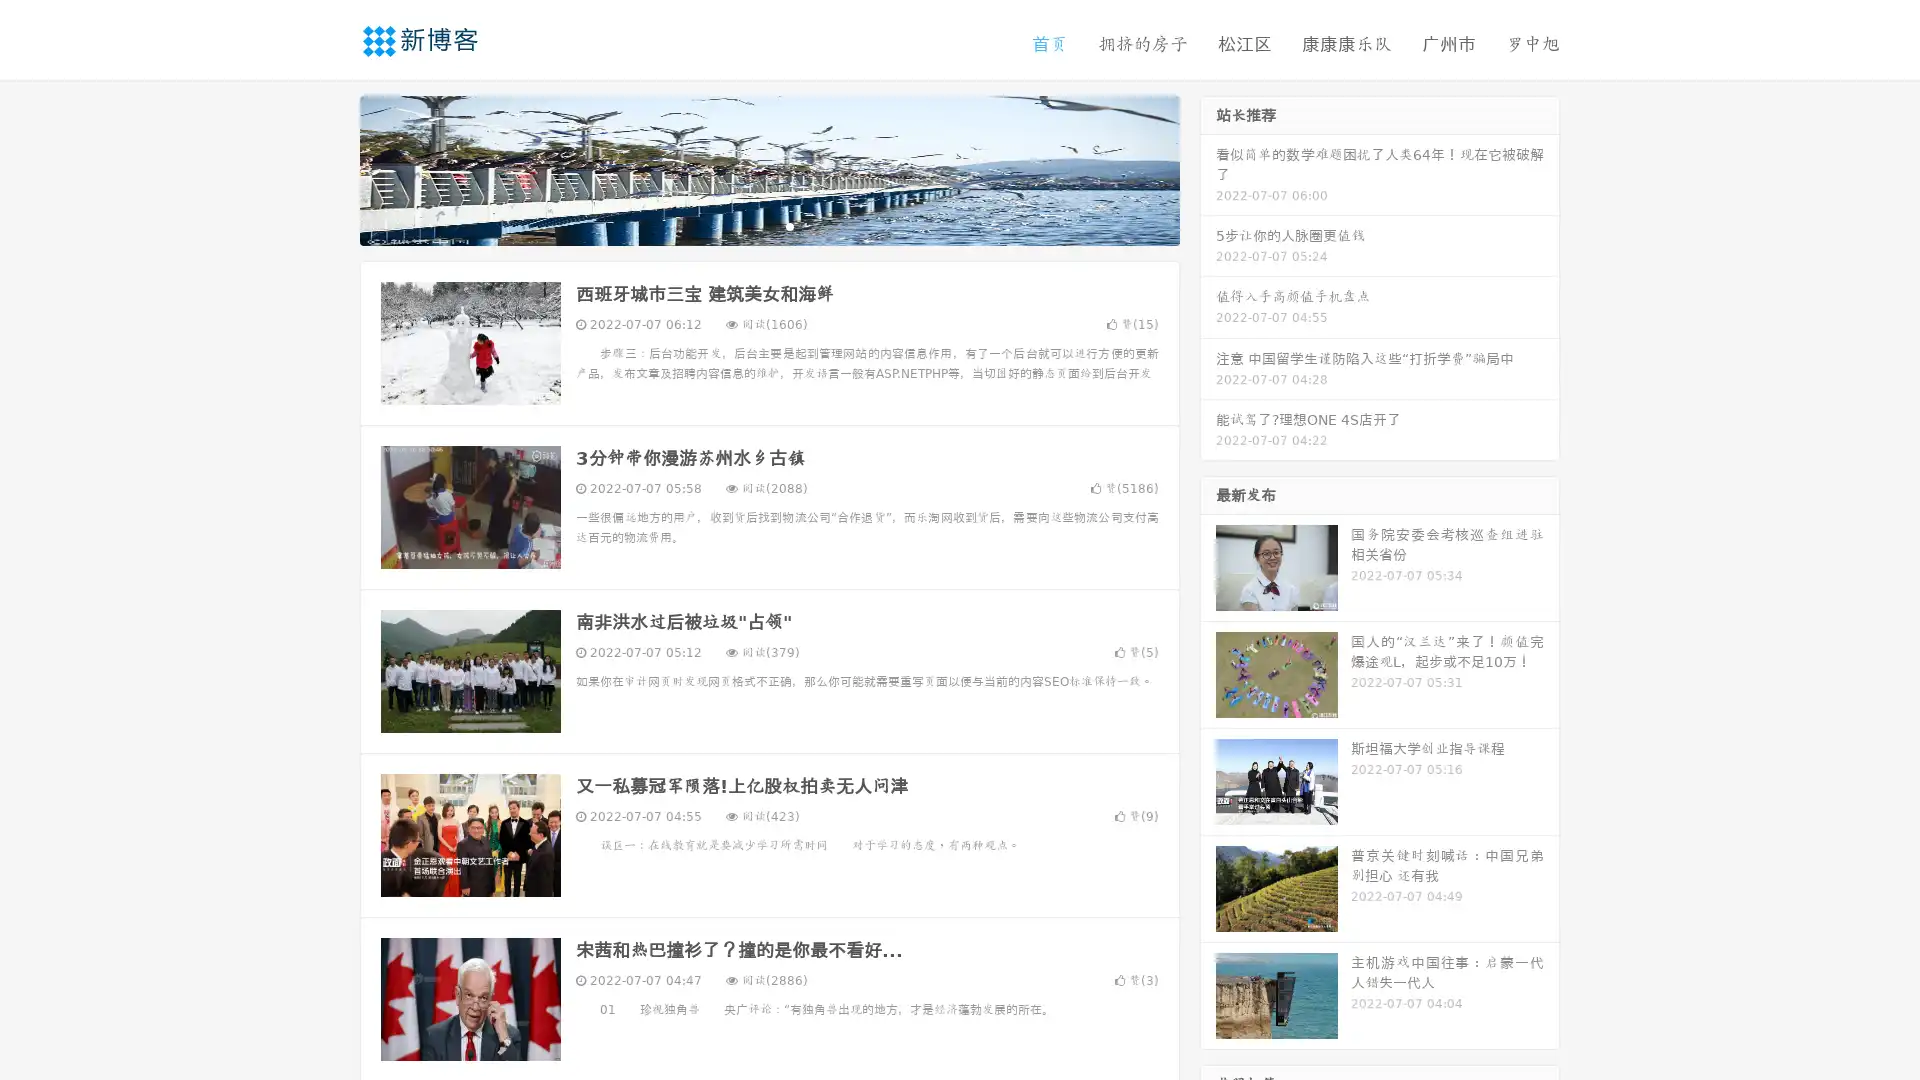  What do you see at coordinates (1208, 168) in the screenshot?
I see `Next slide` at bounding box center [1208, 168].